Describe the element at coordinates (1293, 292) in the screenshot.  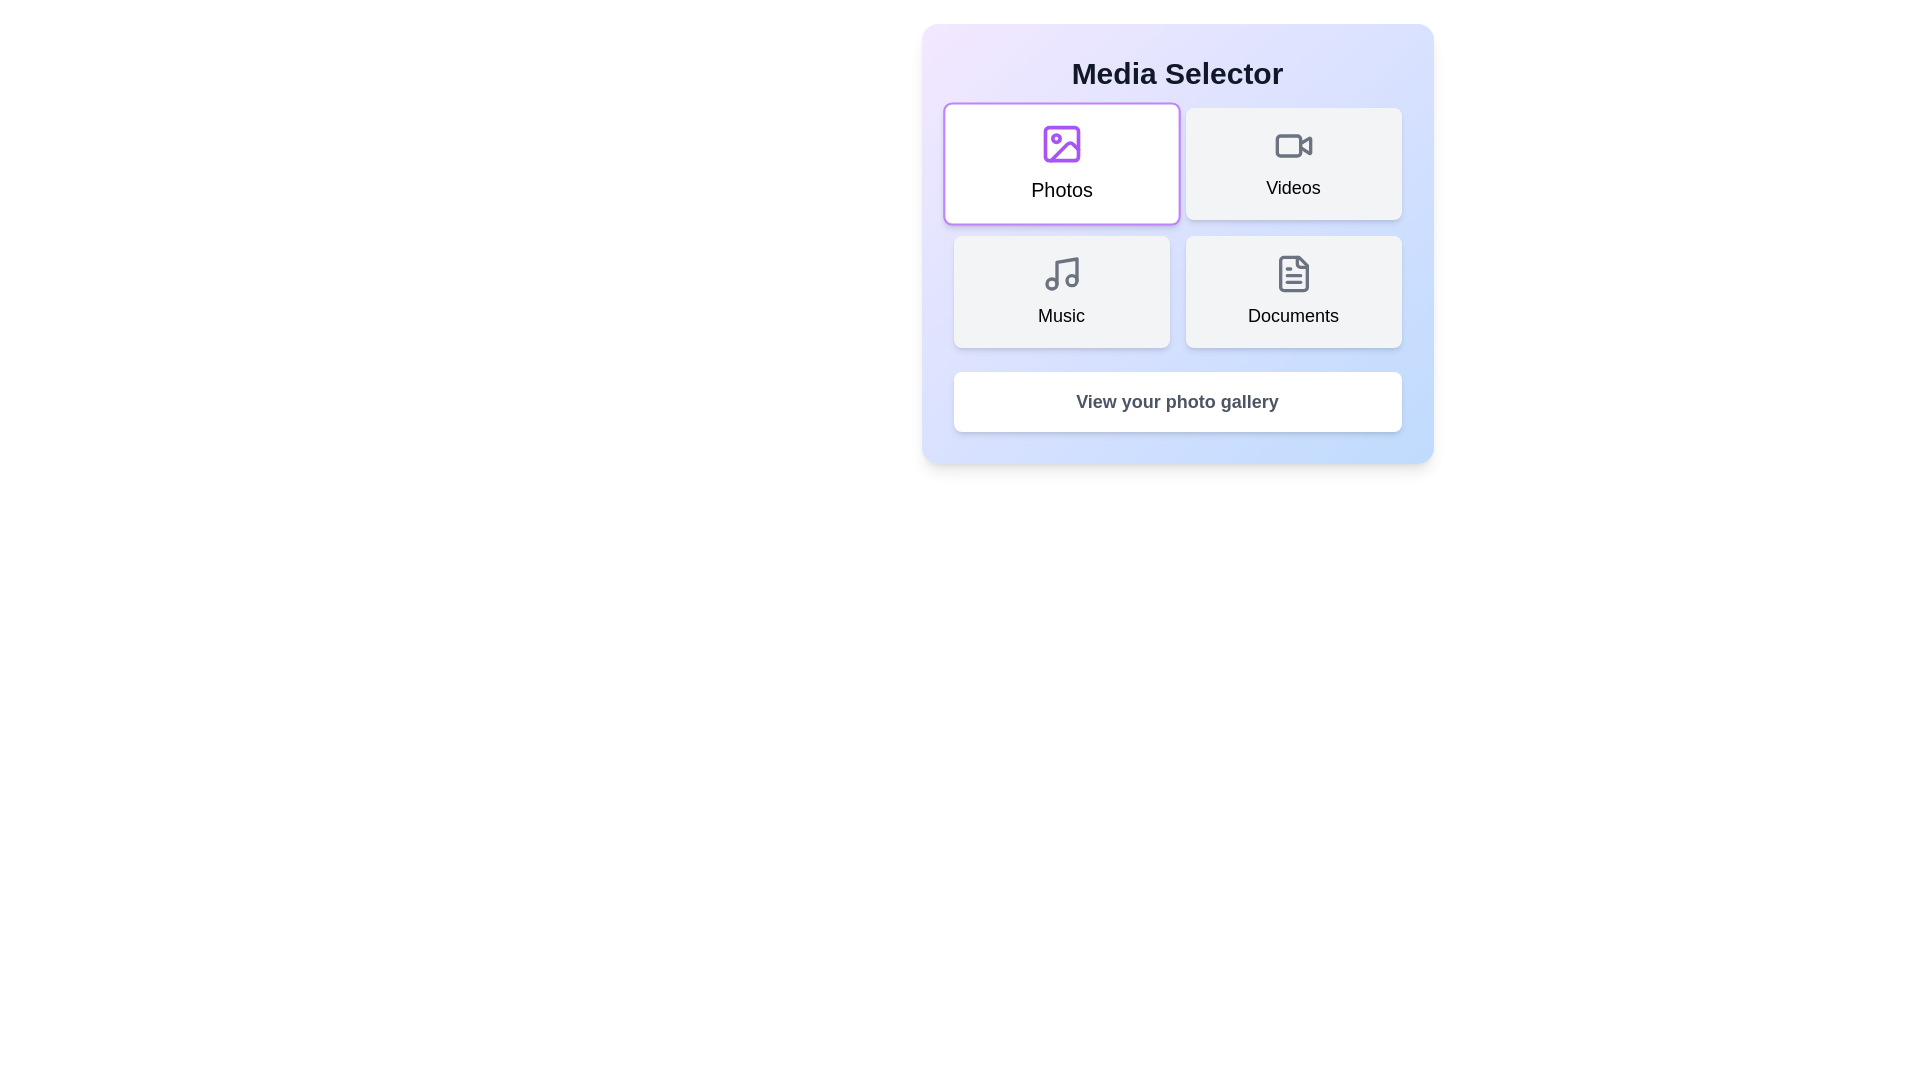
I see `the button corresponding to Documents to select it` at that location.